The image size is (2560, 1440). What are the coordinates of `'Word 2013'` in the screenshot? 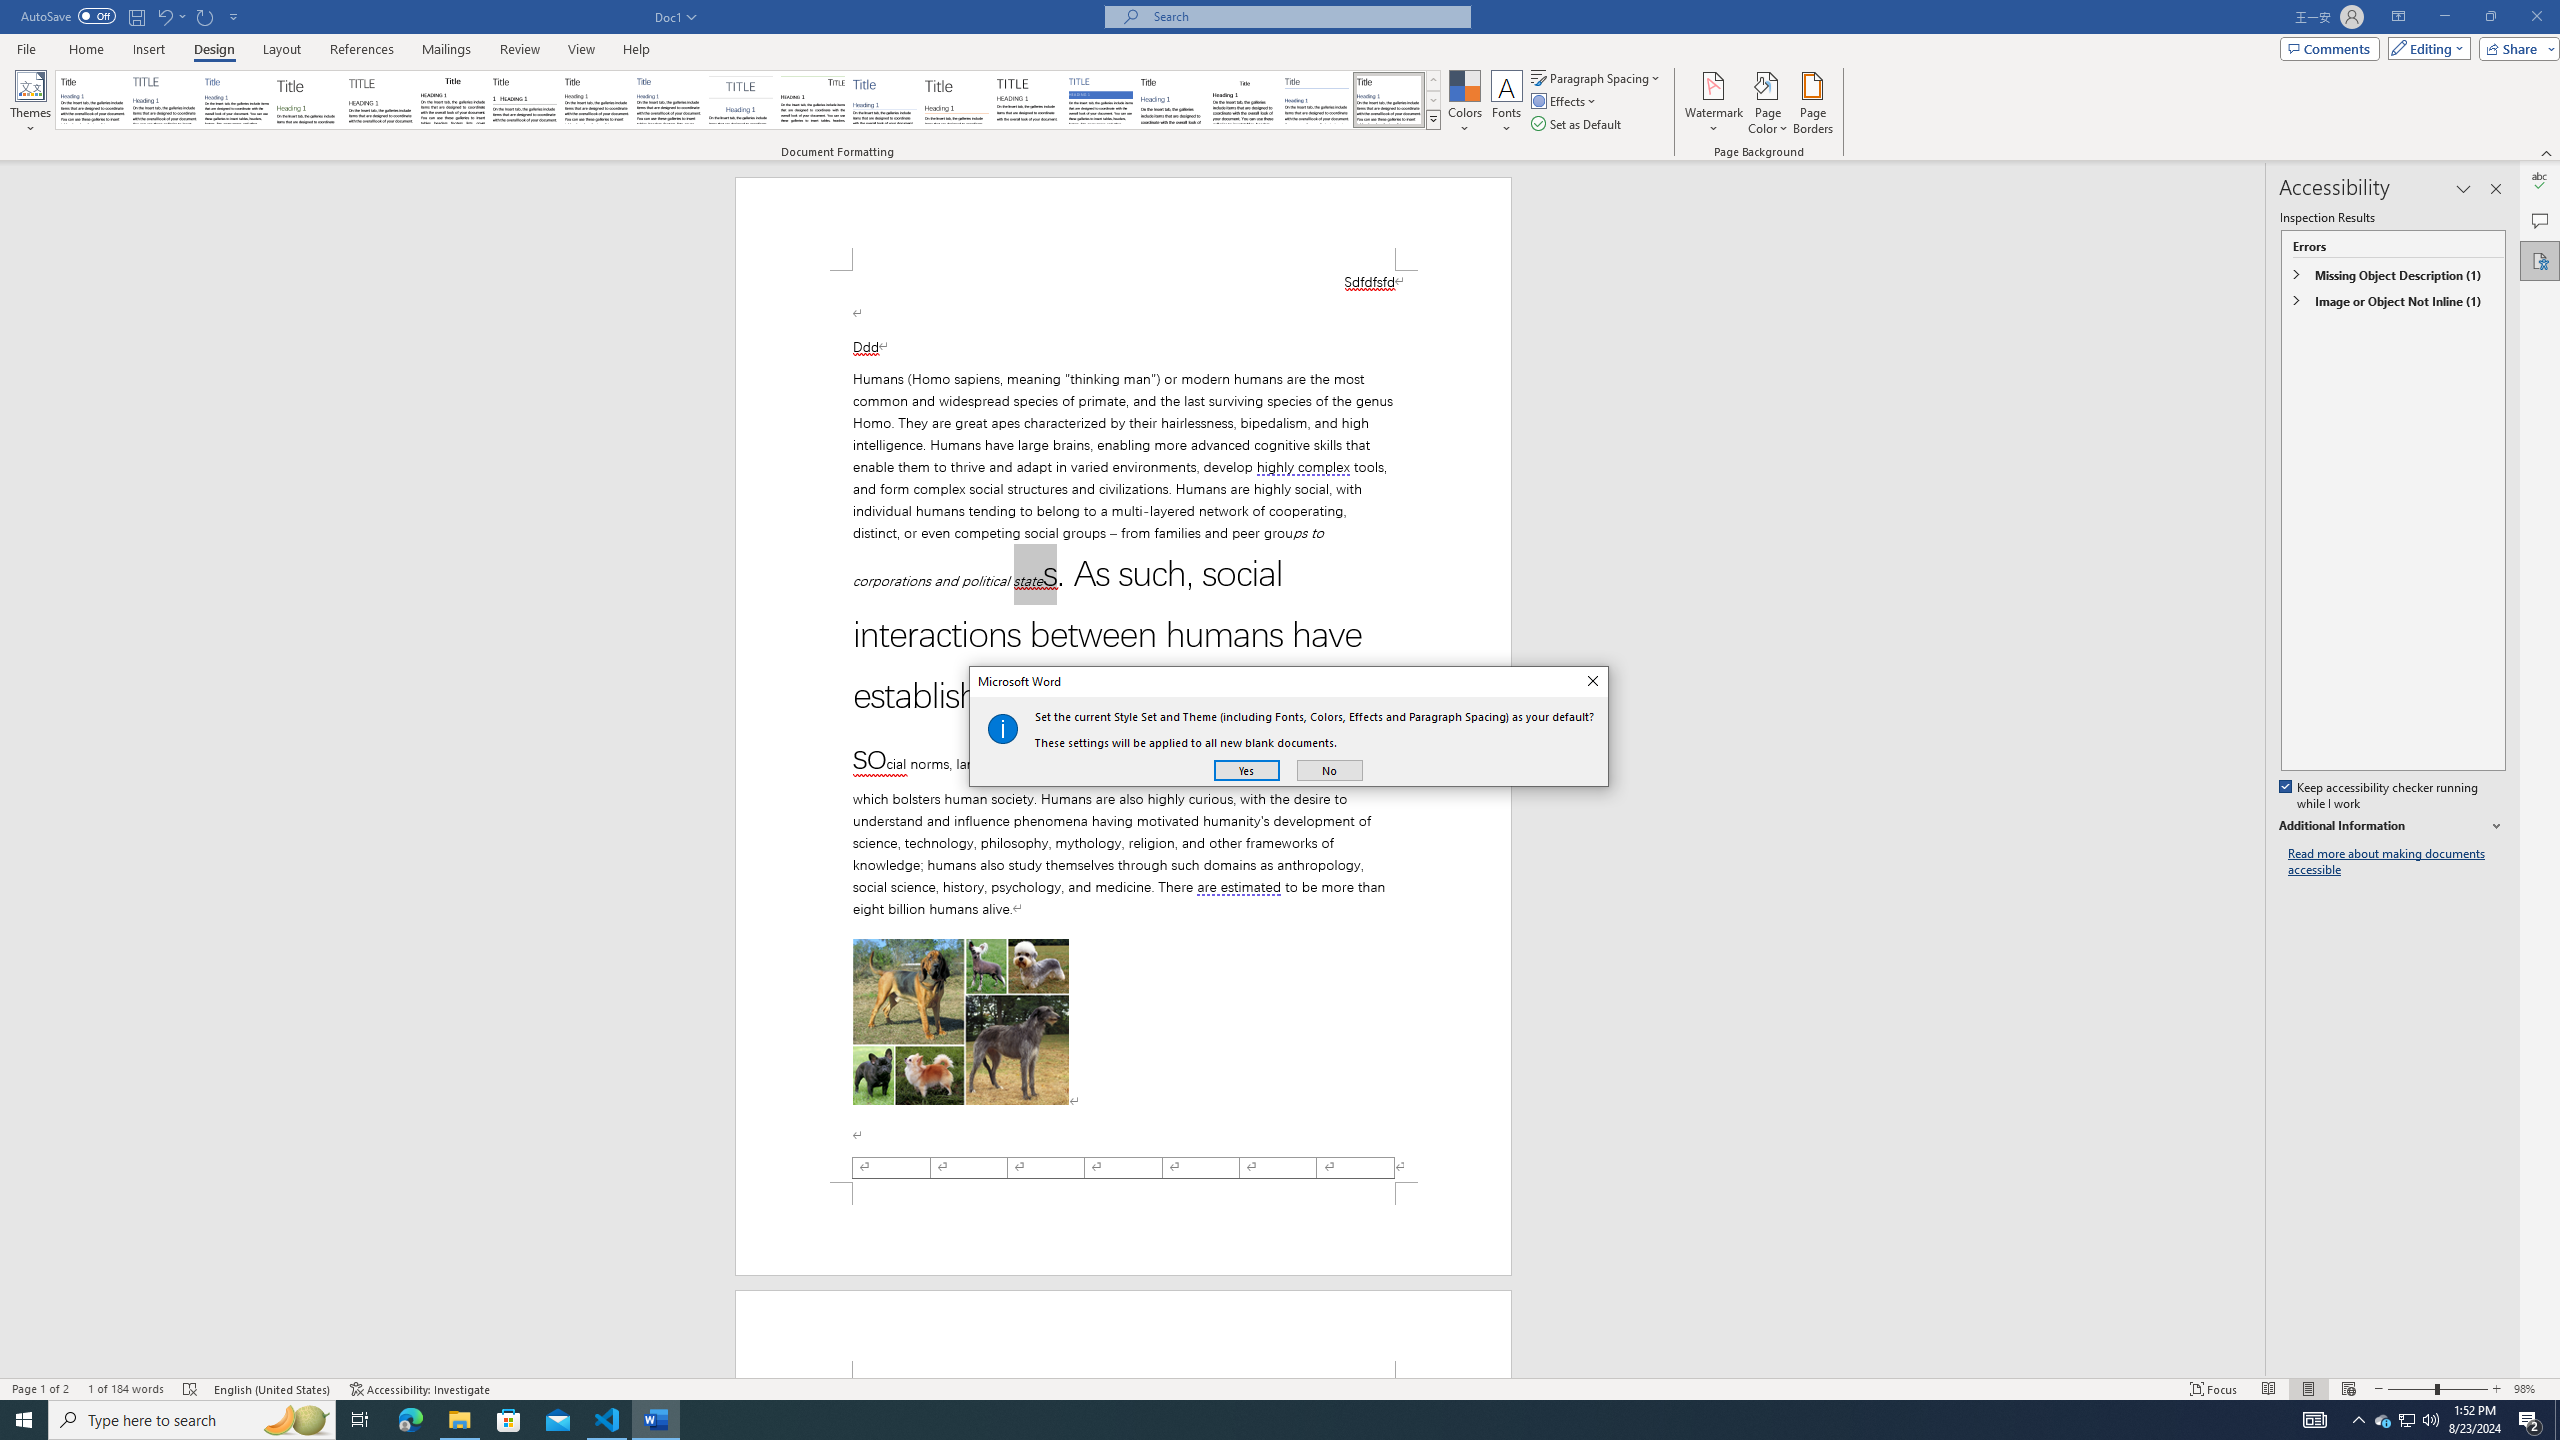 It's located at (1390, 99).